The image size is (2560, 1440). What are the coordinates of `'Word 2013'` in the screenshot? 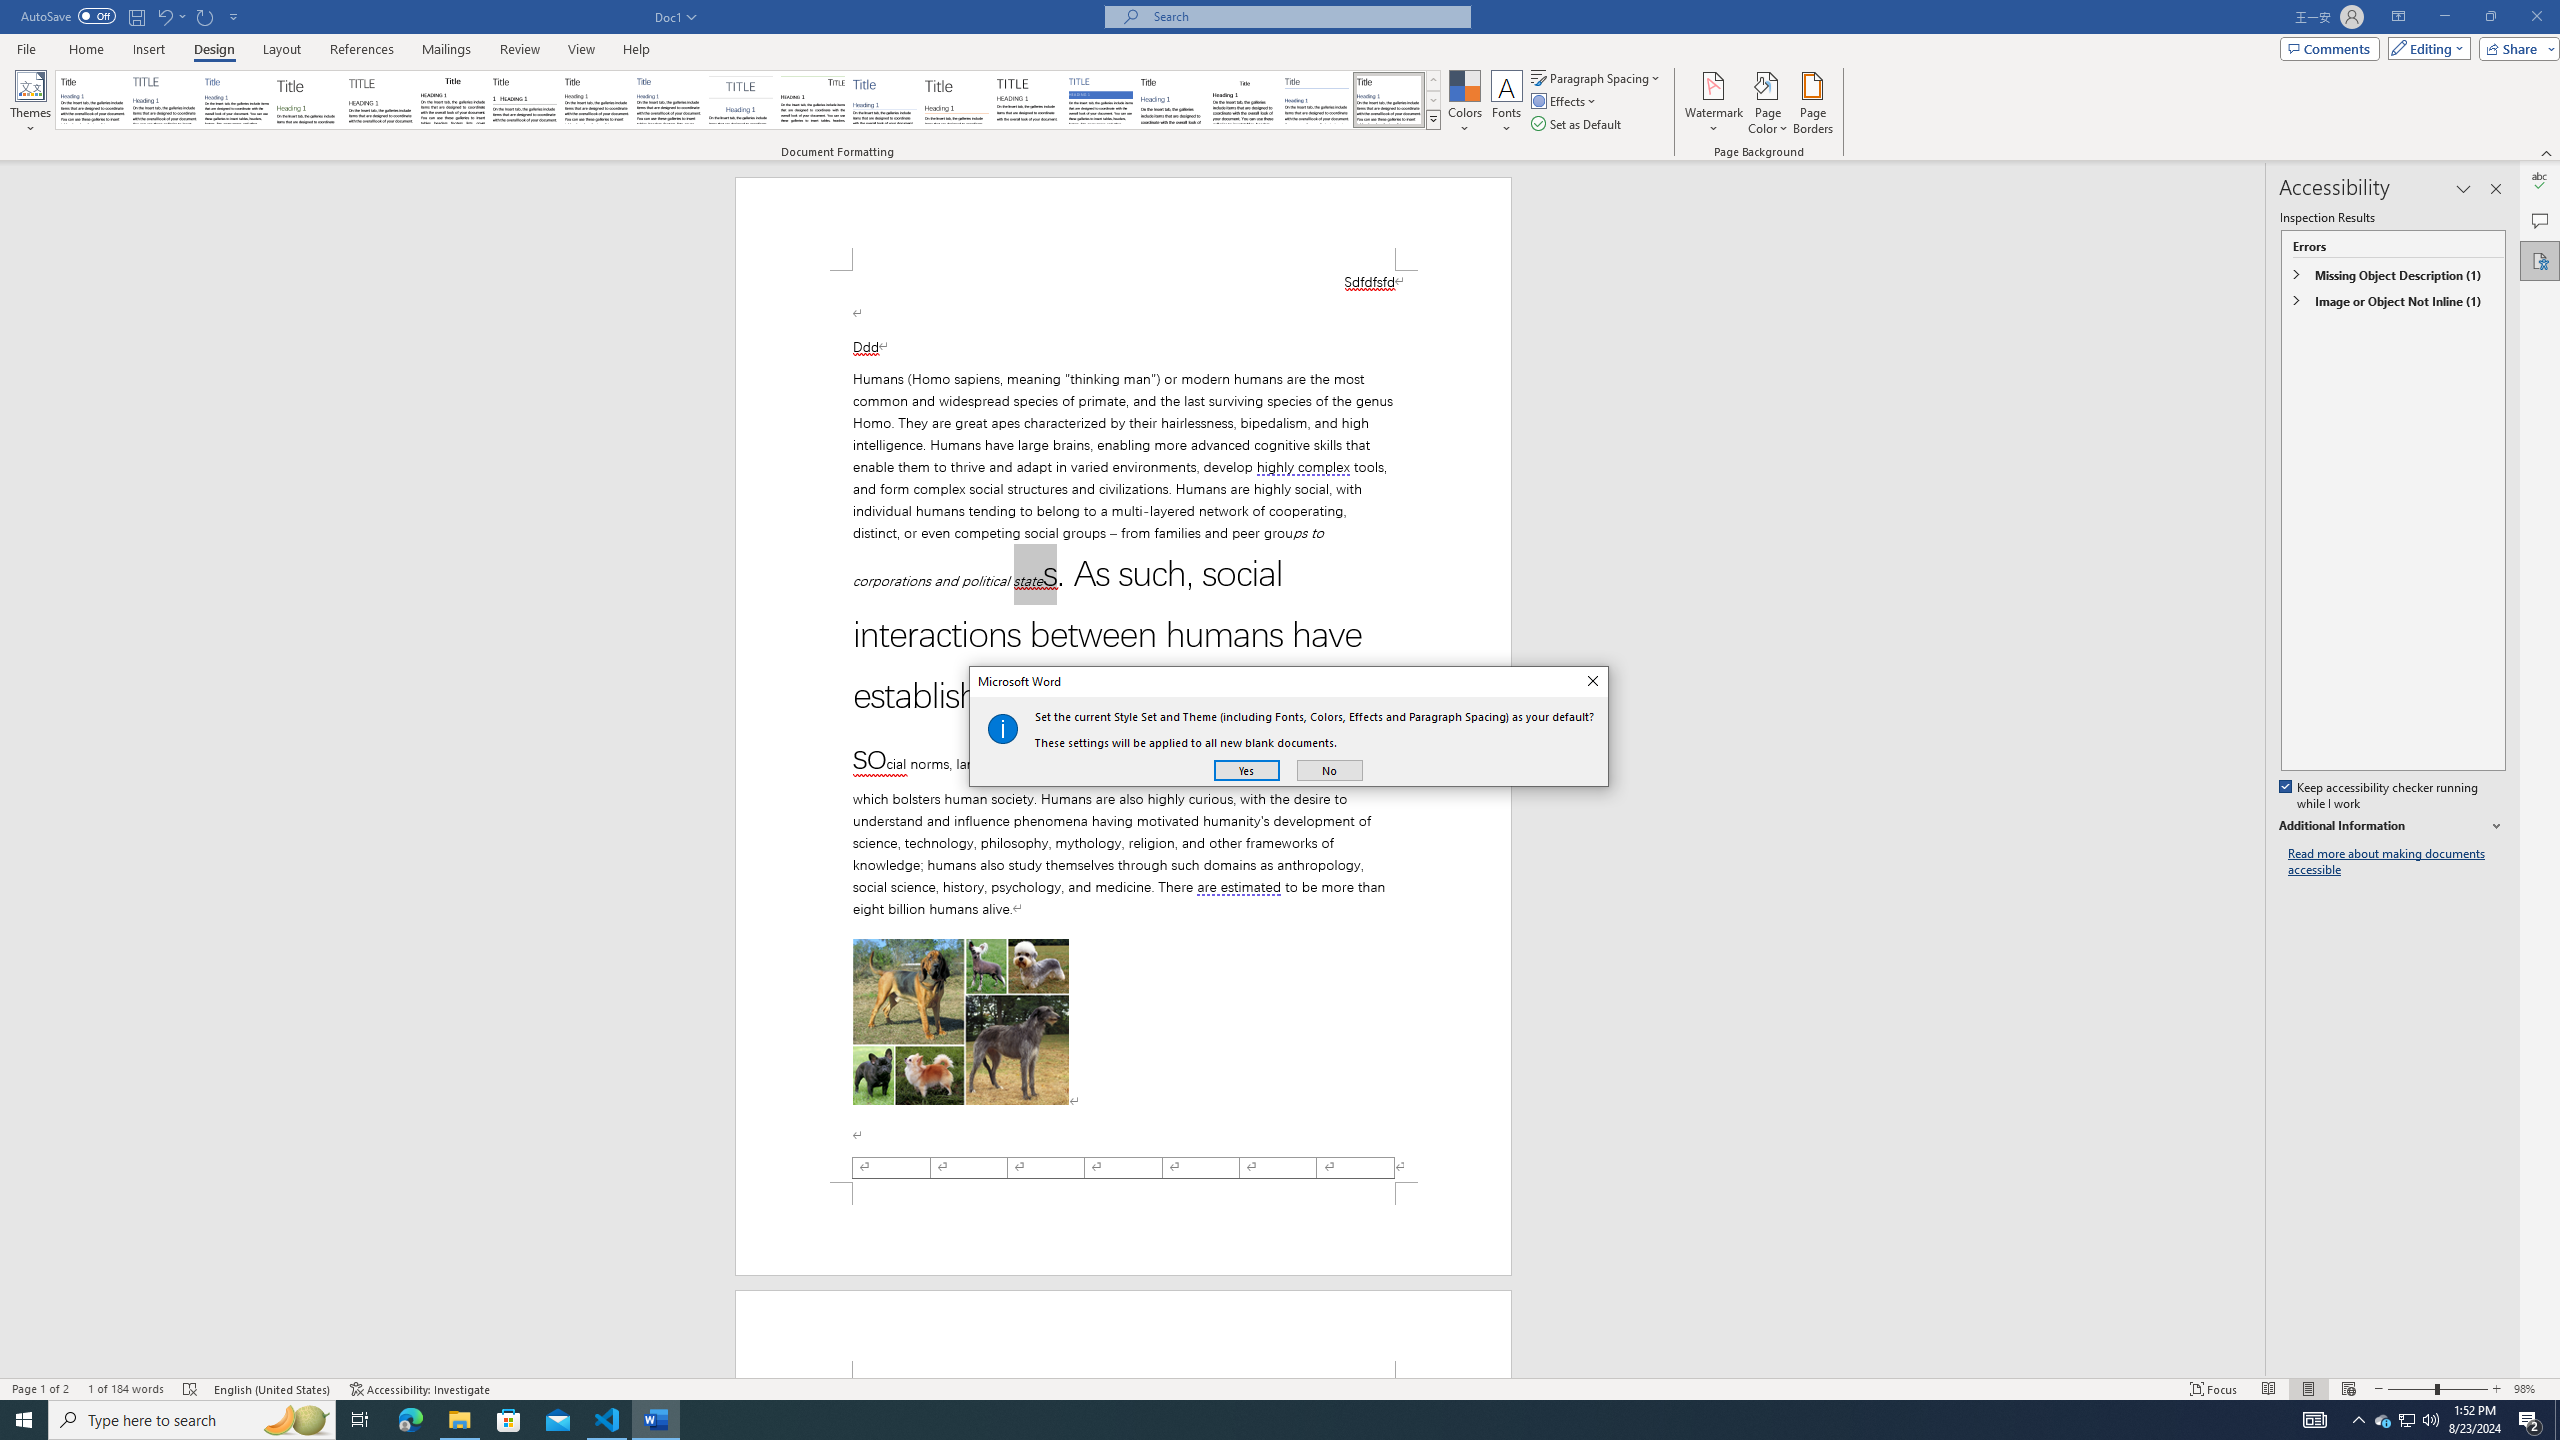 It's located at (1390, 99).